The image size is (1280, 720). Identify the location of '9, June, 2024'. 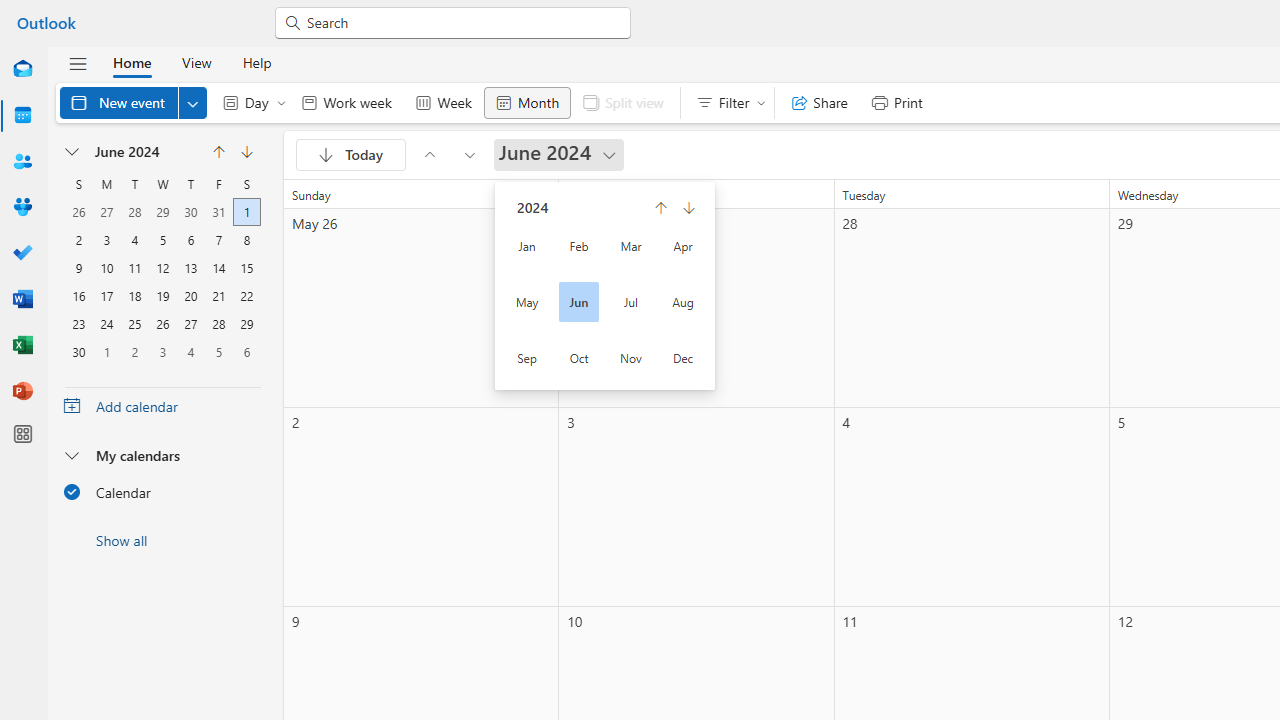
(79, 265).